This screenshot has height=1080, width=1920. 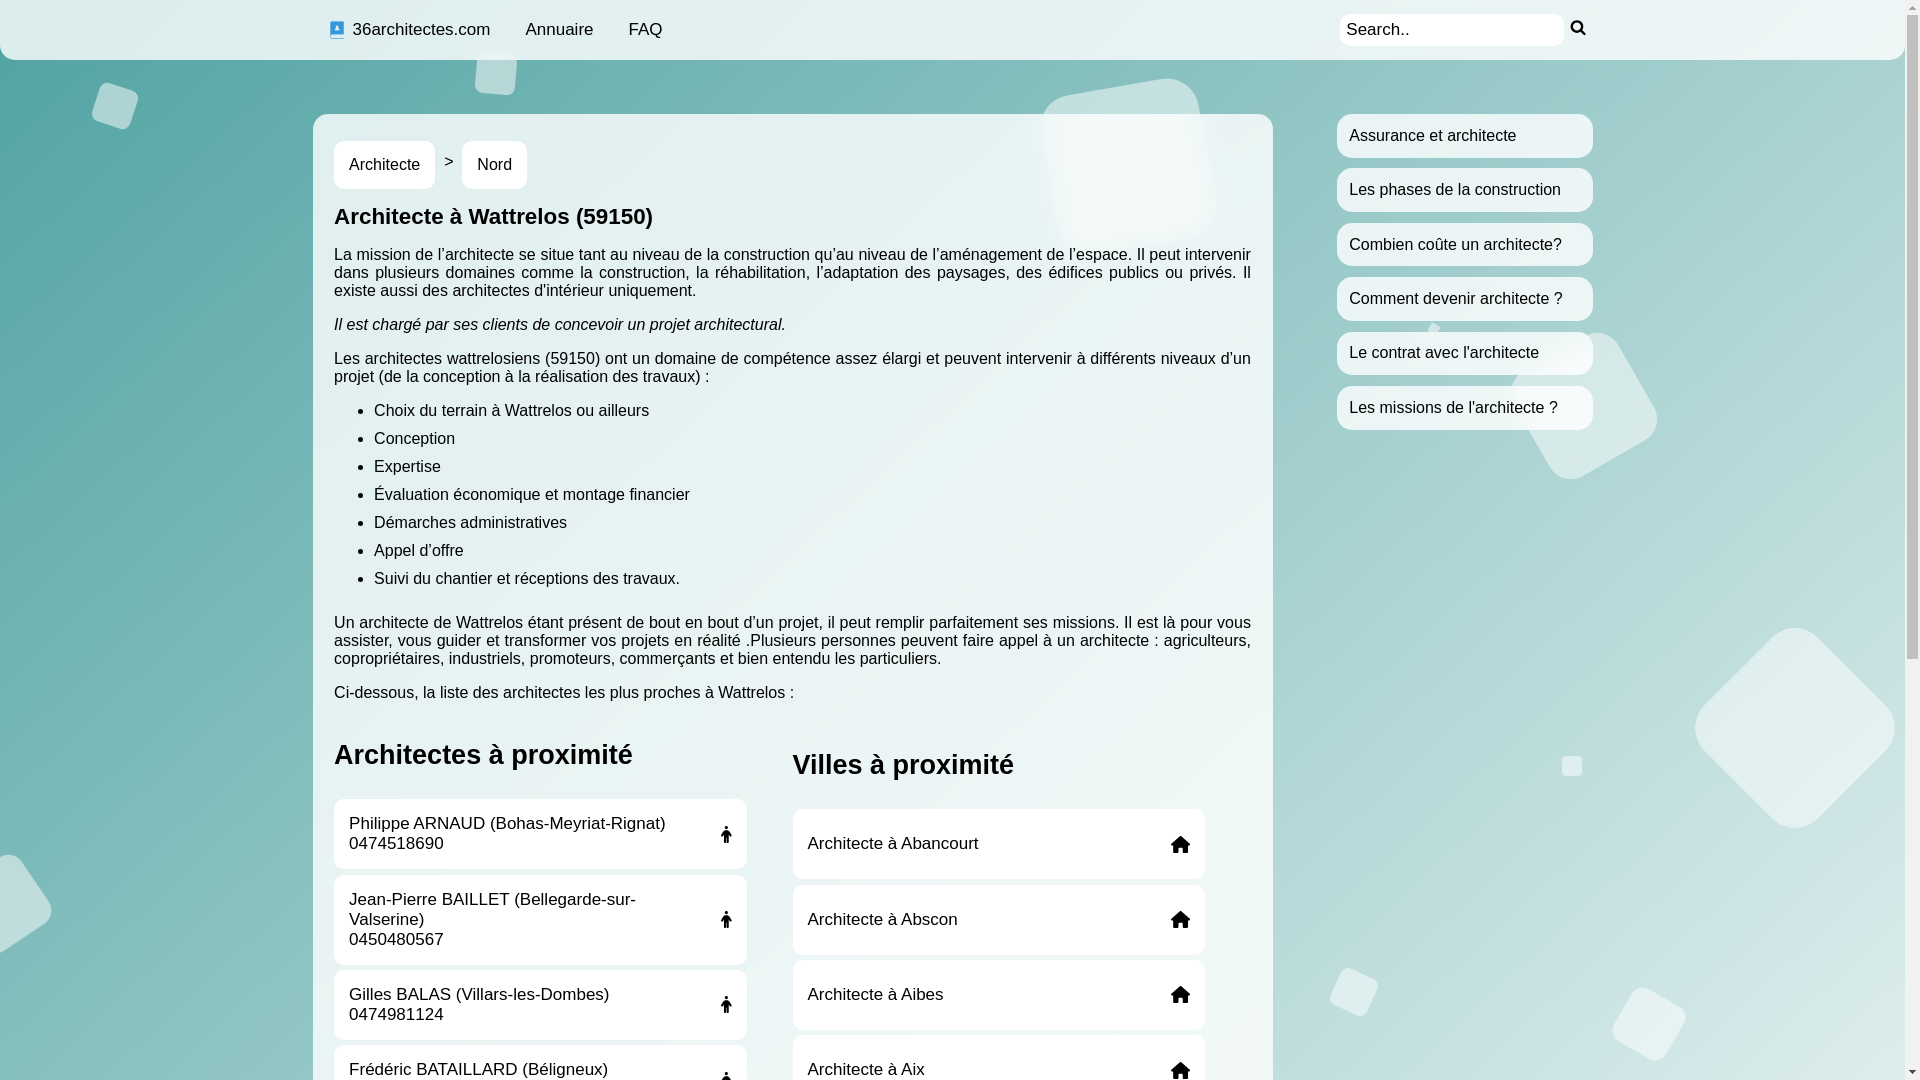 What do you see at coordinates (494, 164) in the screenshot?
I see `'Nord'` at bounding box center [494, 164].